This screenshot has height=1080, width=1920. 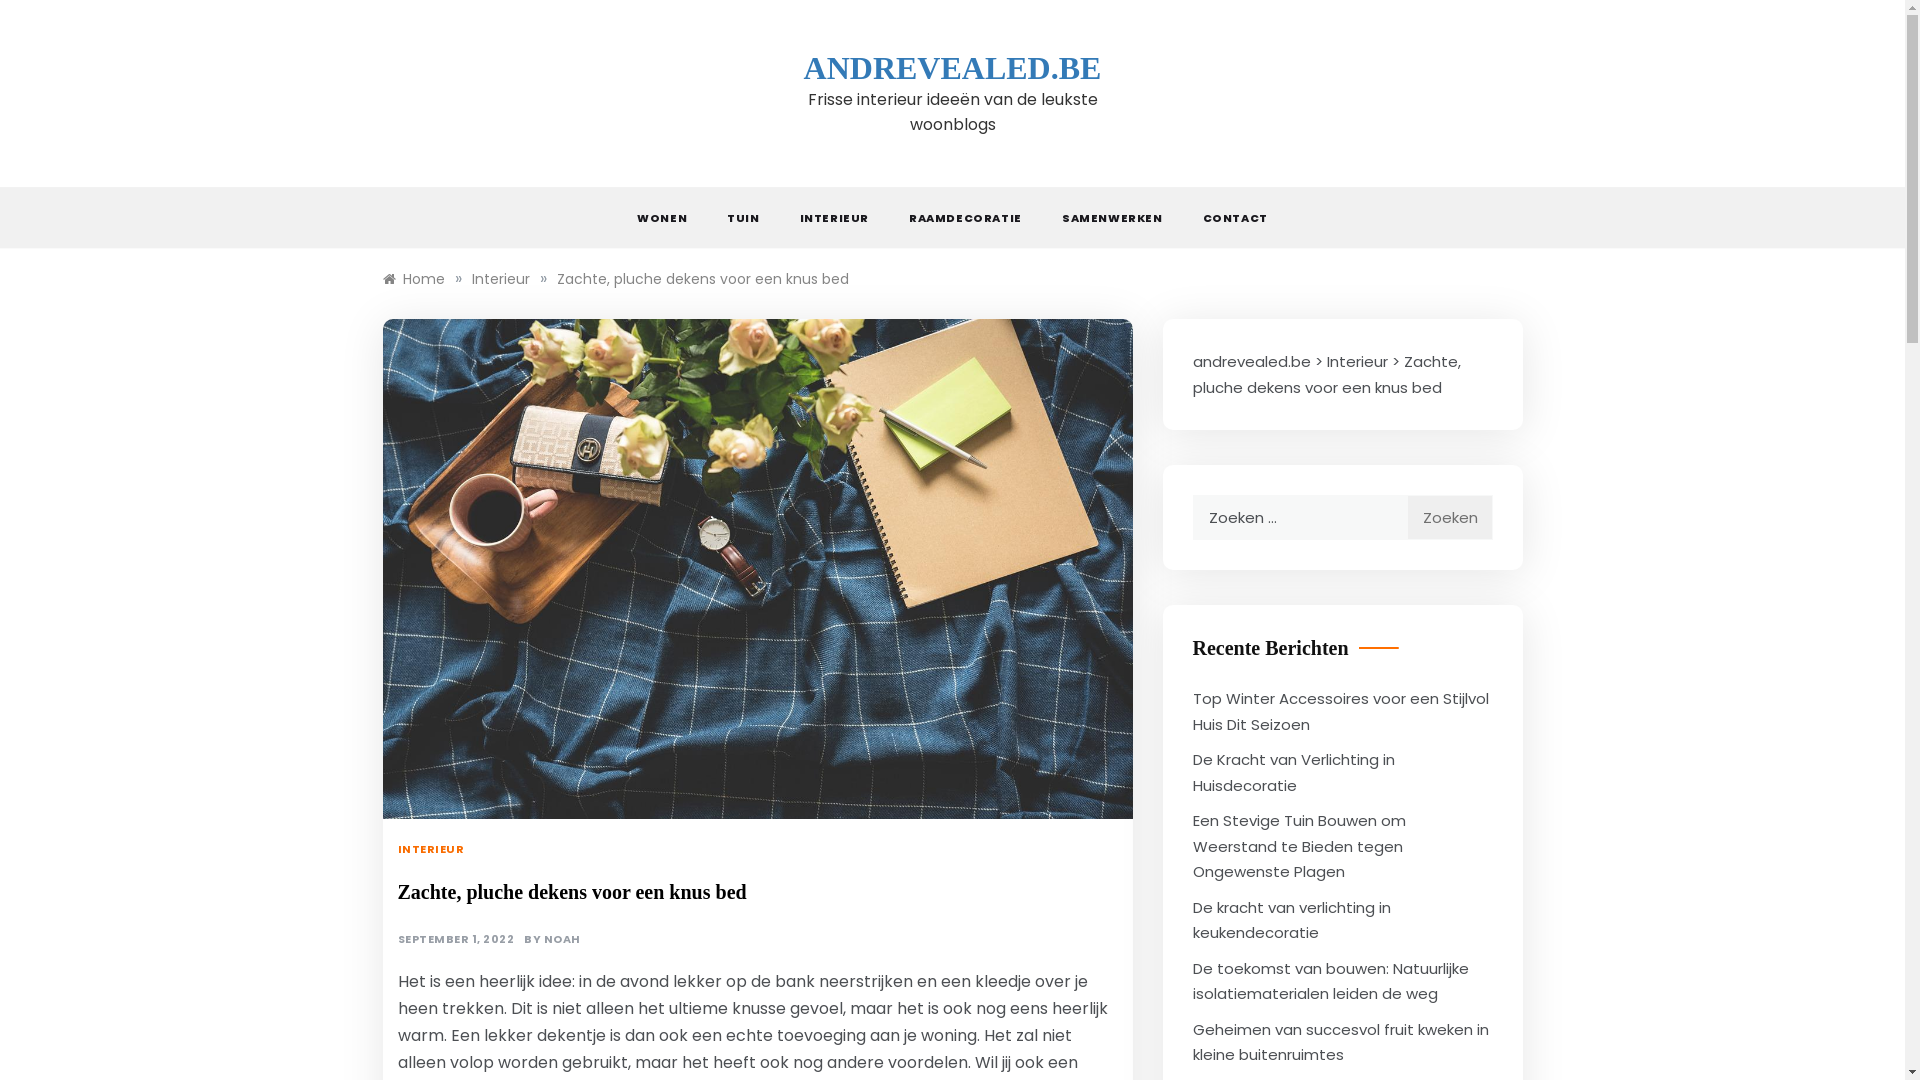 I want to click on 'INTERIEUR', so click(x=834, y=218).